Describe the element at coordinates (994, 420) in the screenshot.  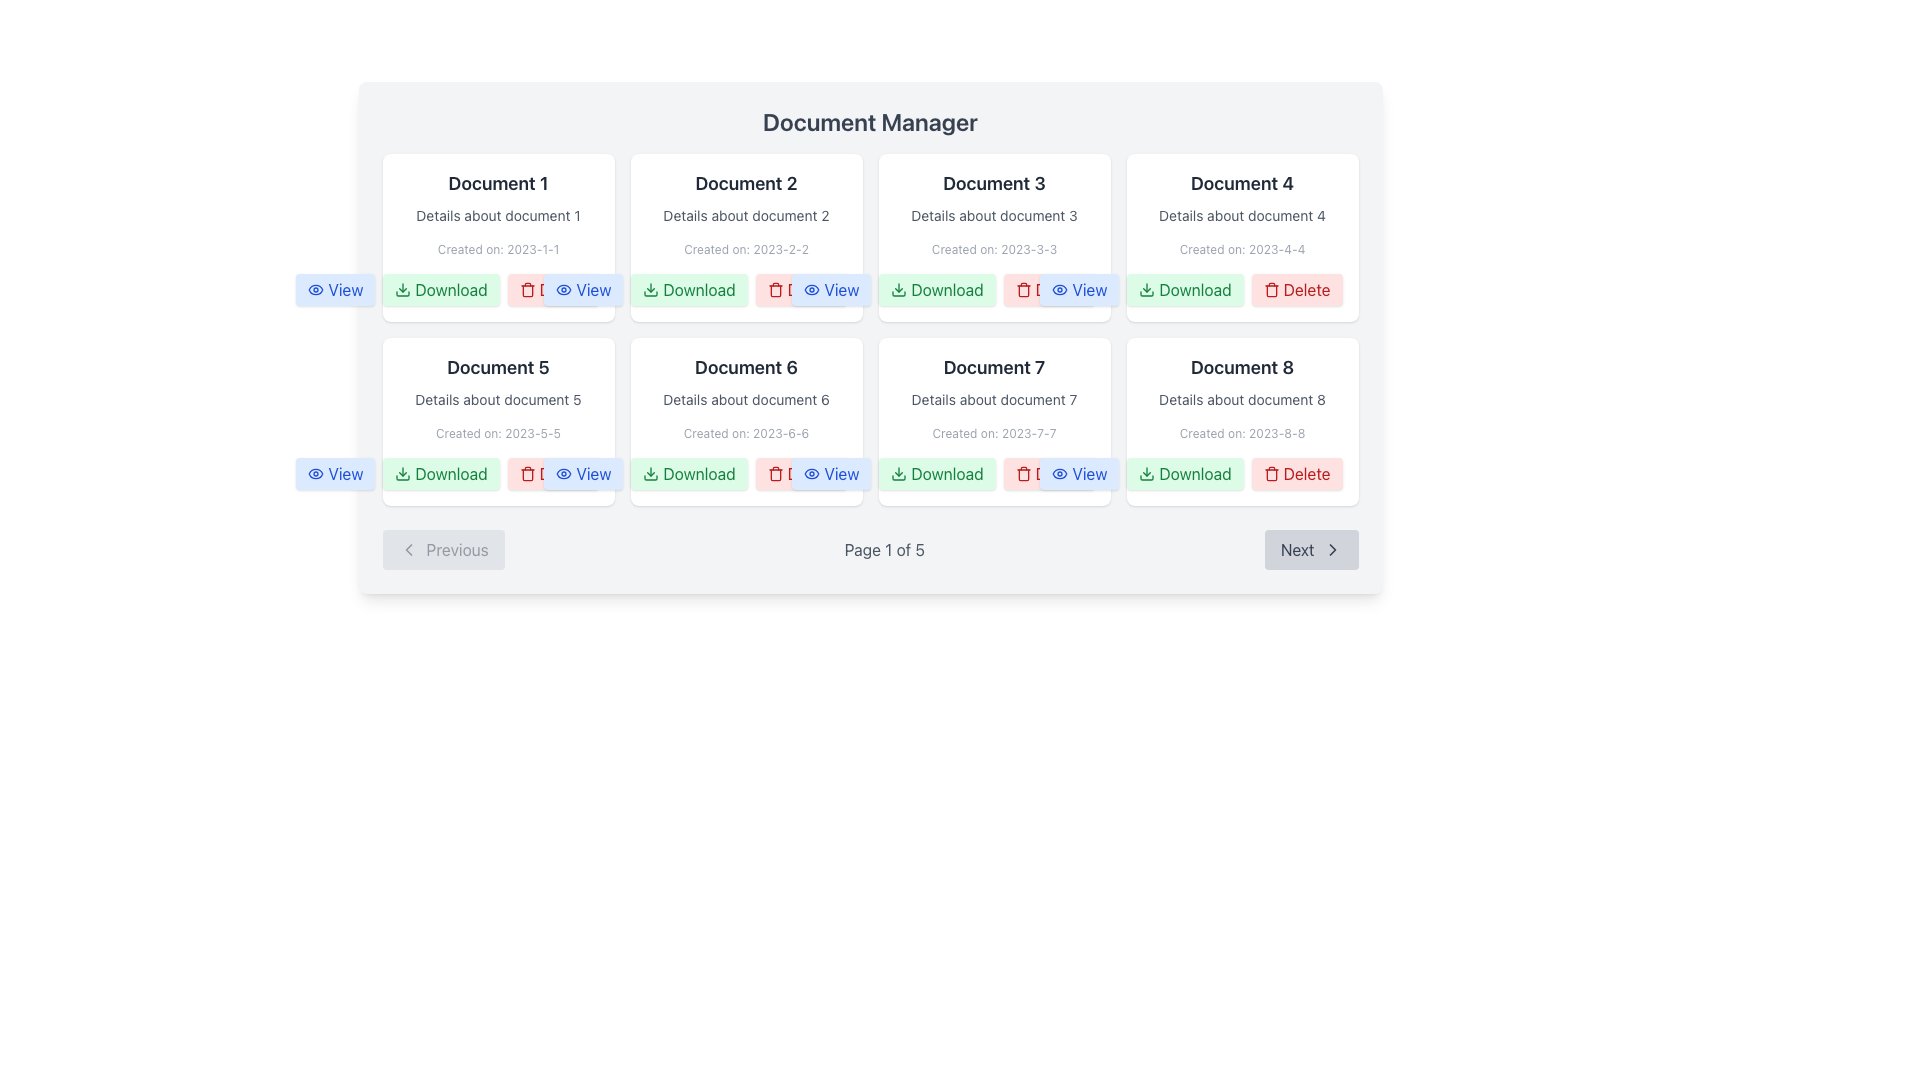
I see `the 'Download' button on the card titled 'Document 7' in the Document Manager to initiate the document download` at that location.